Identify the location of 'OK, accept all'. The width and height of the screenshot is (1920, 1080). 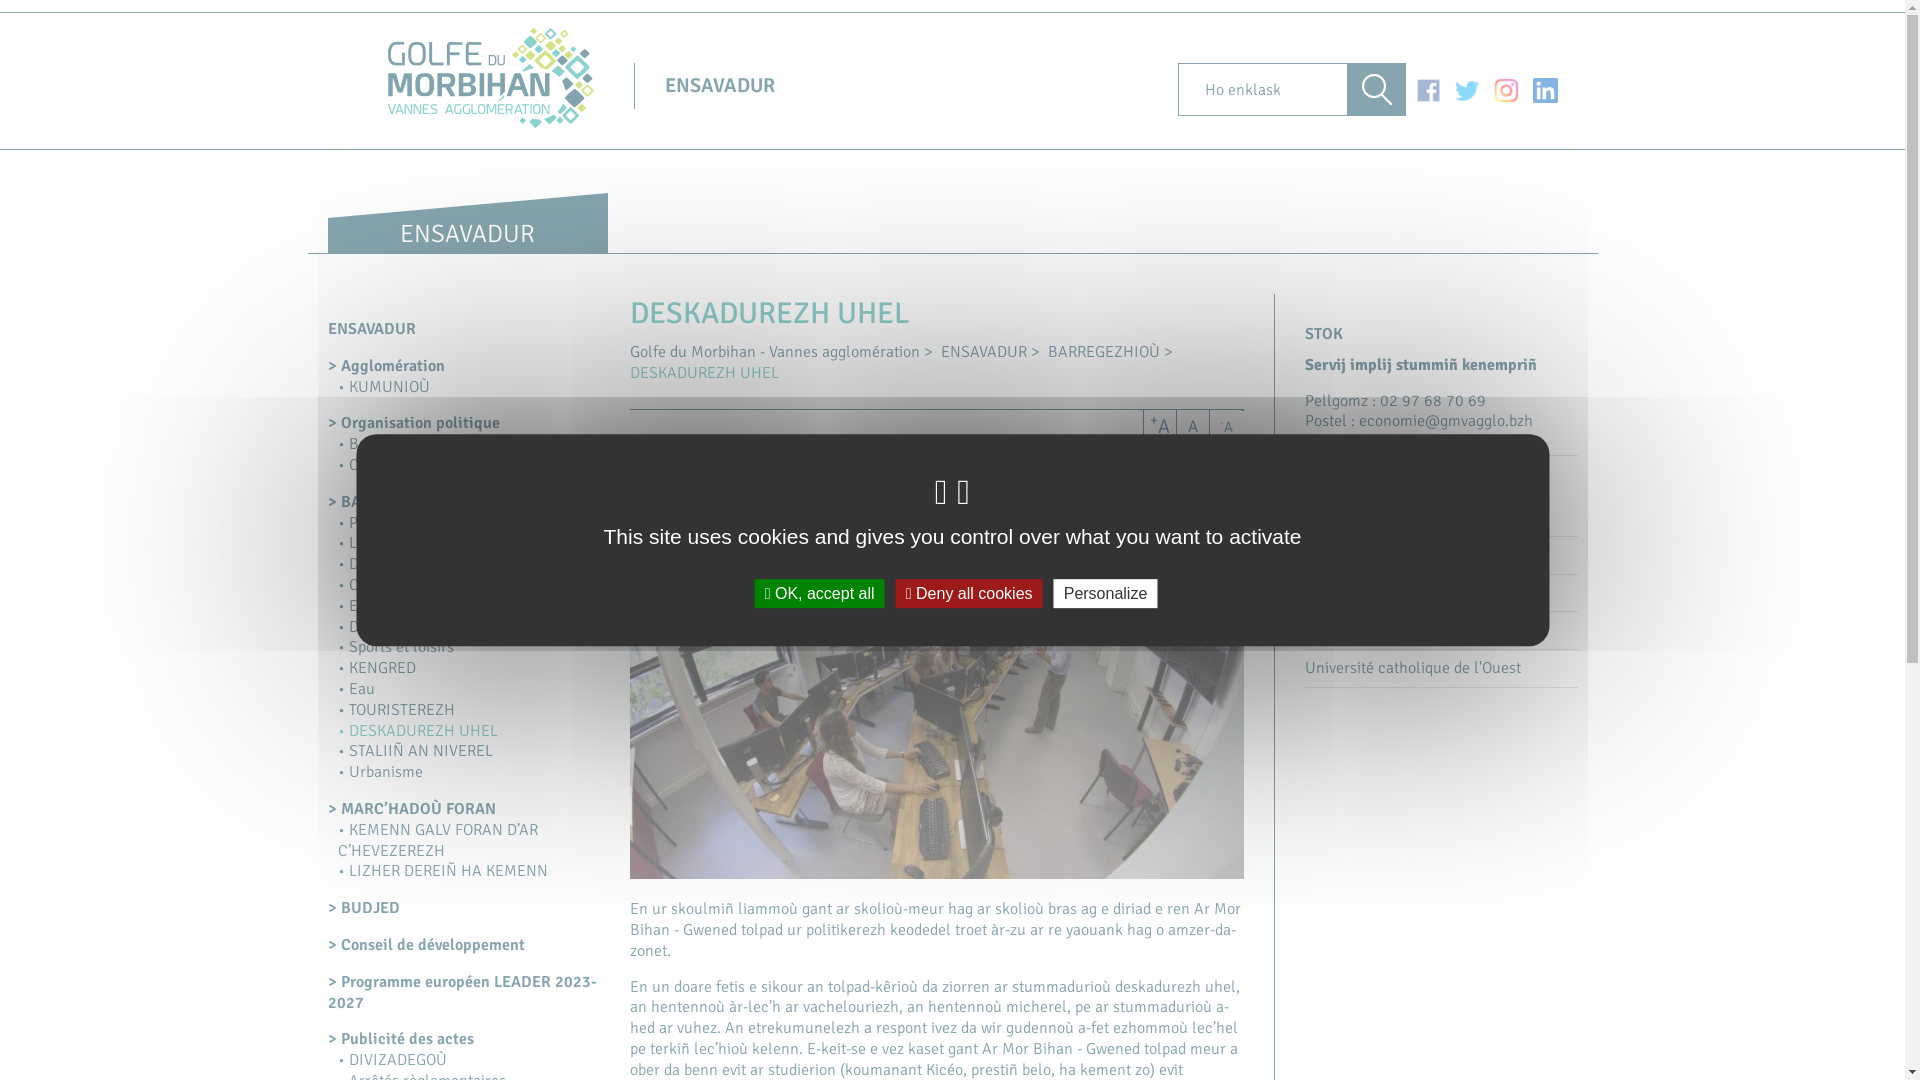
(820, 592).